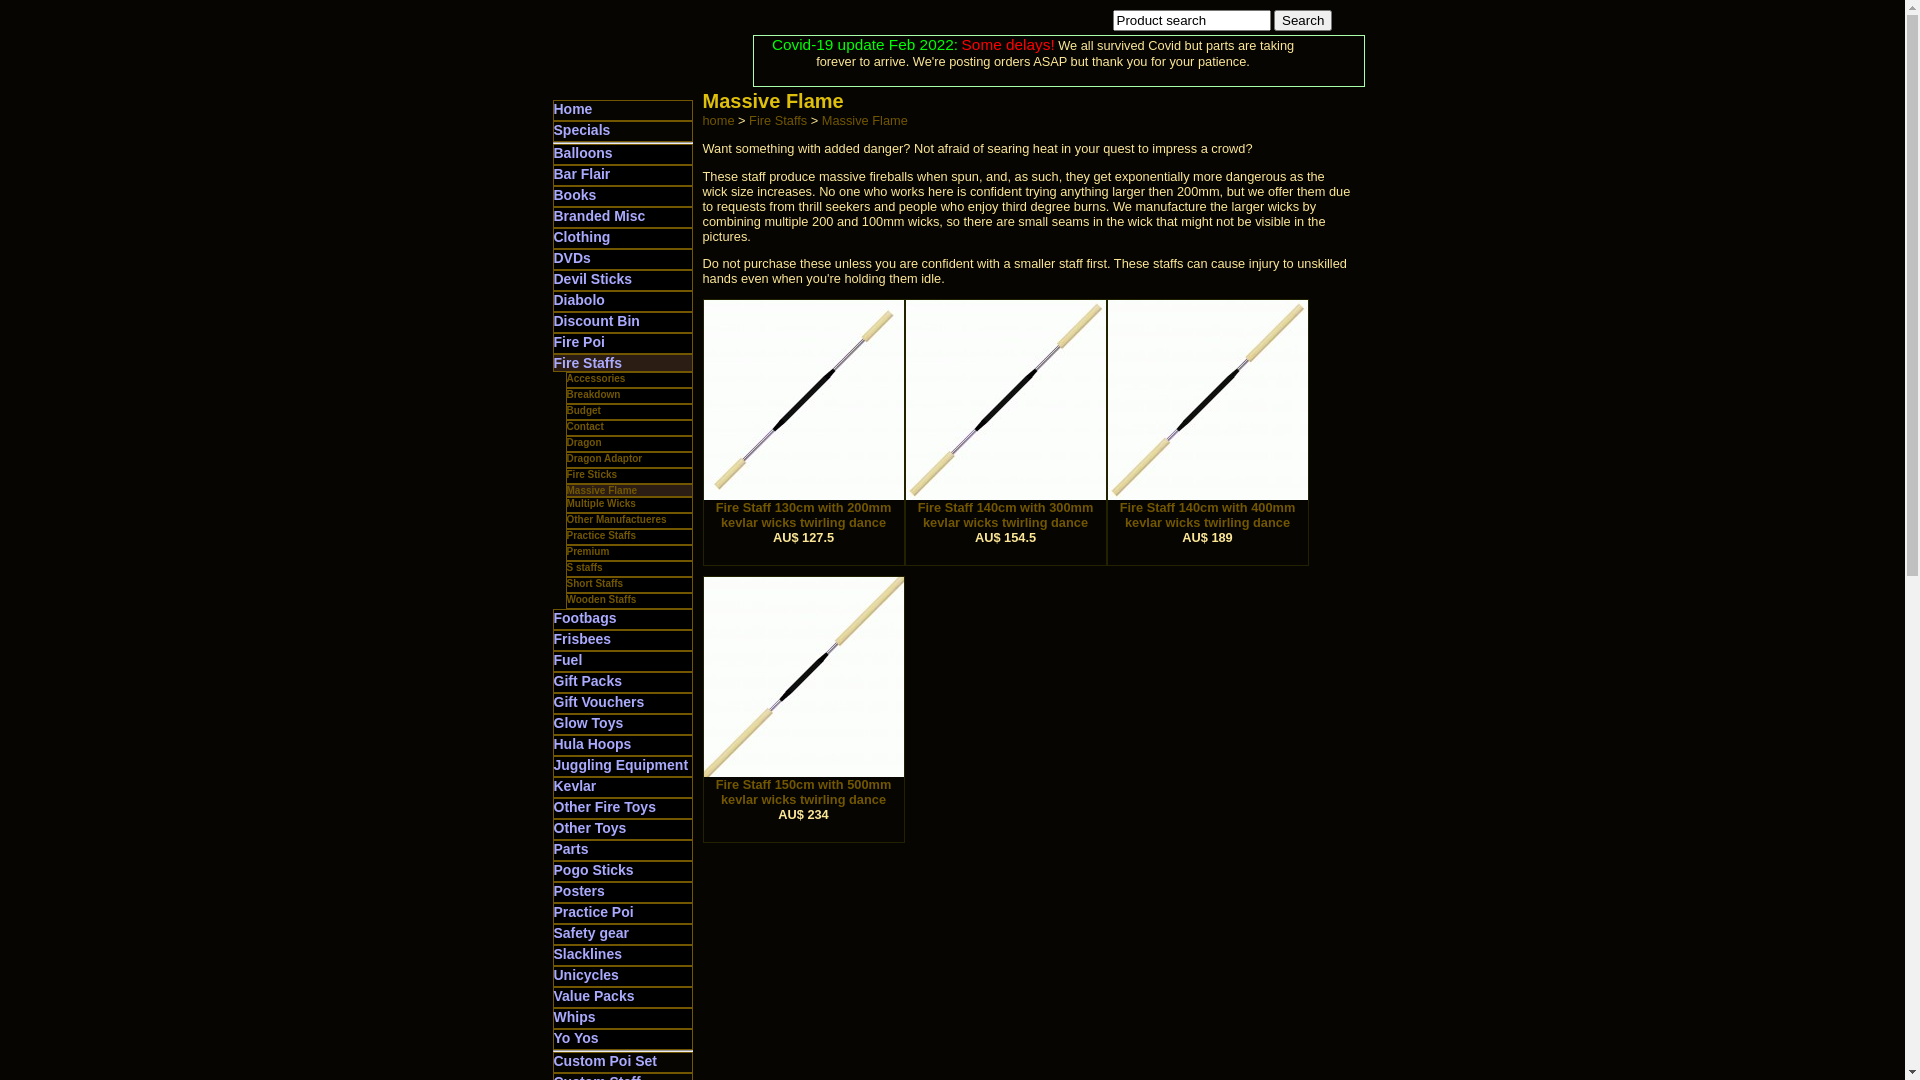  I want to click on 'Fire Staff 140cm with 300mm kevlar wicks twirling dance', so click(1006, 508).